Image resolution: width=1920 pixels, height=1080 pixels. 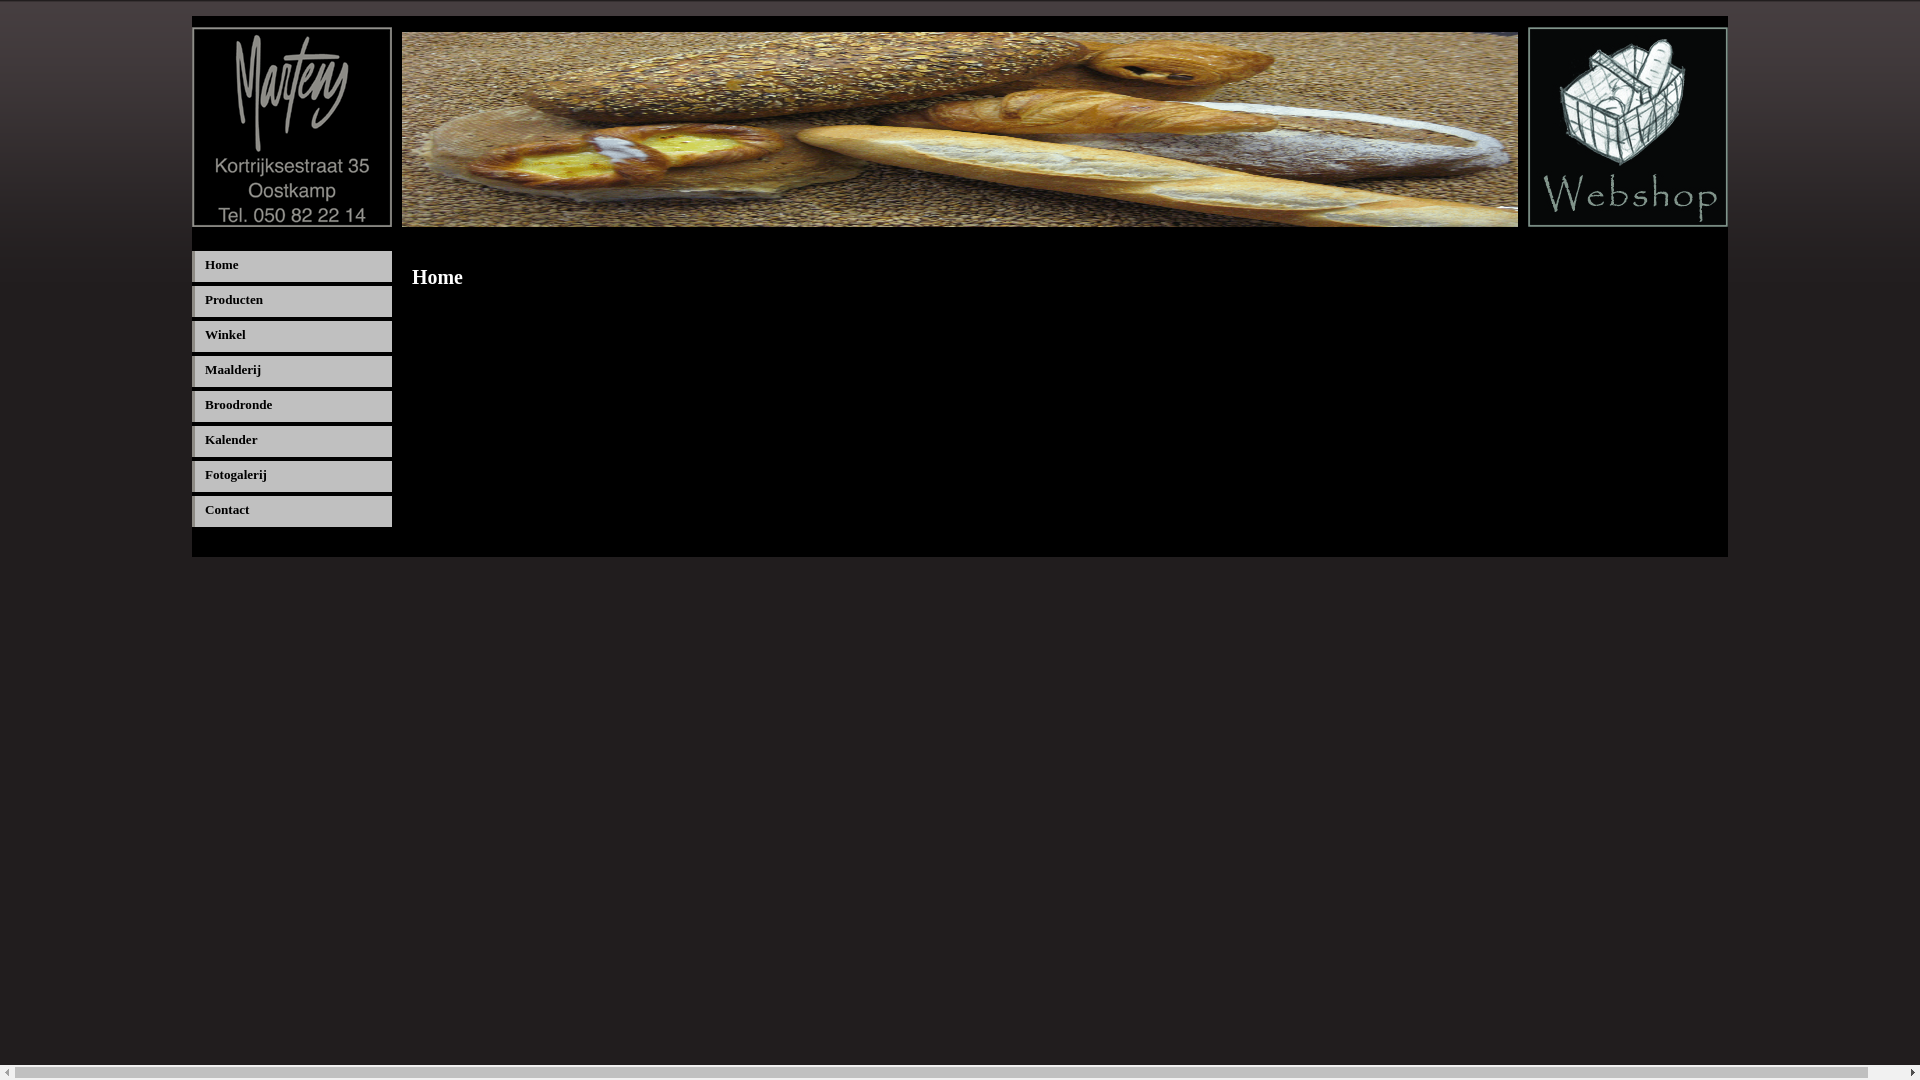 What do you see at coordinates (291, 476) in the screenshot?
I see `'Fotogalerij'` at bounding box center [291, 476].